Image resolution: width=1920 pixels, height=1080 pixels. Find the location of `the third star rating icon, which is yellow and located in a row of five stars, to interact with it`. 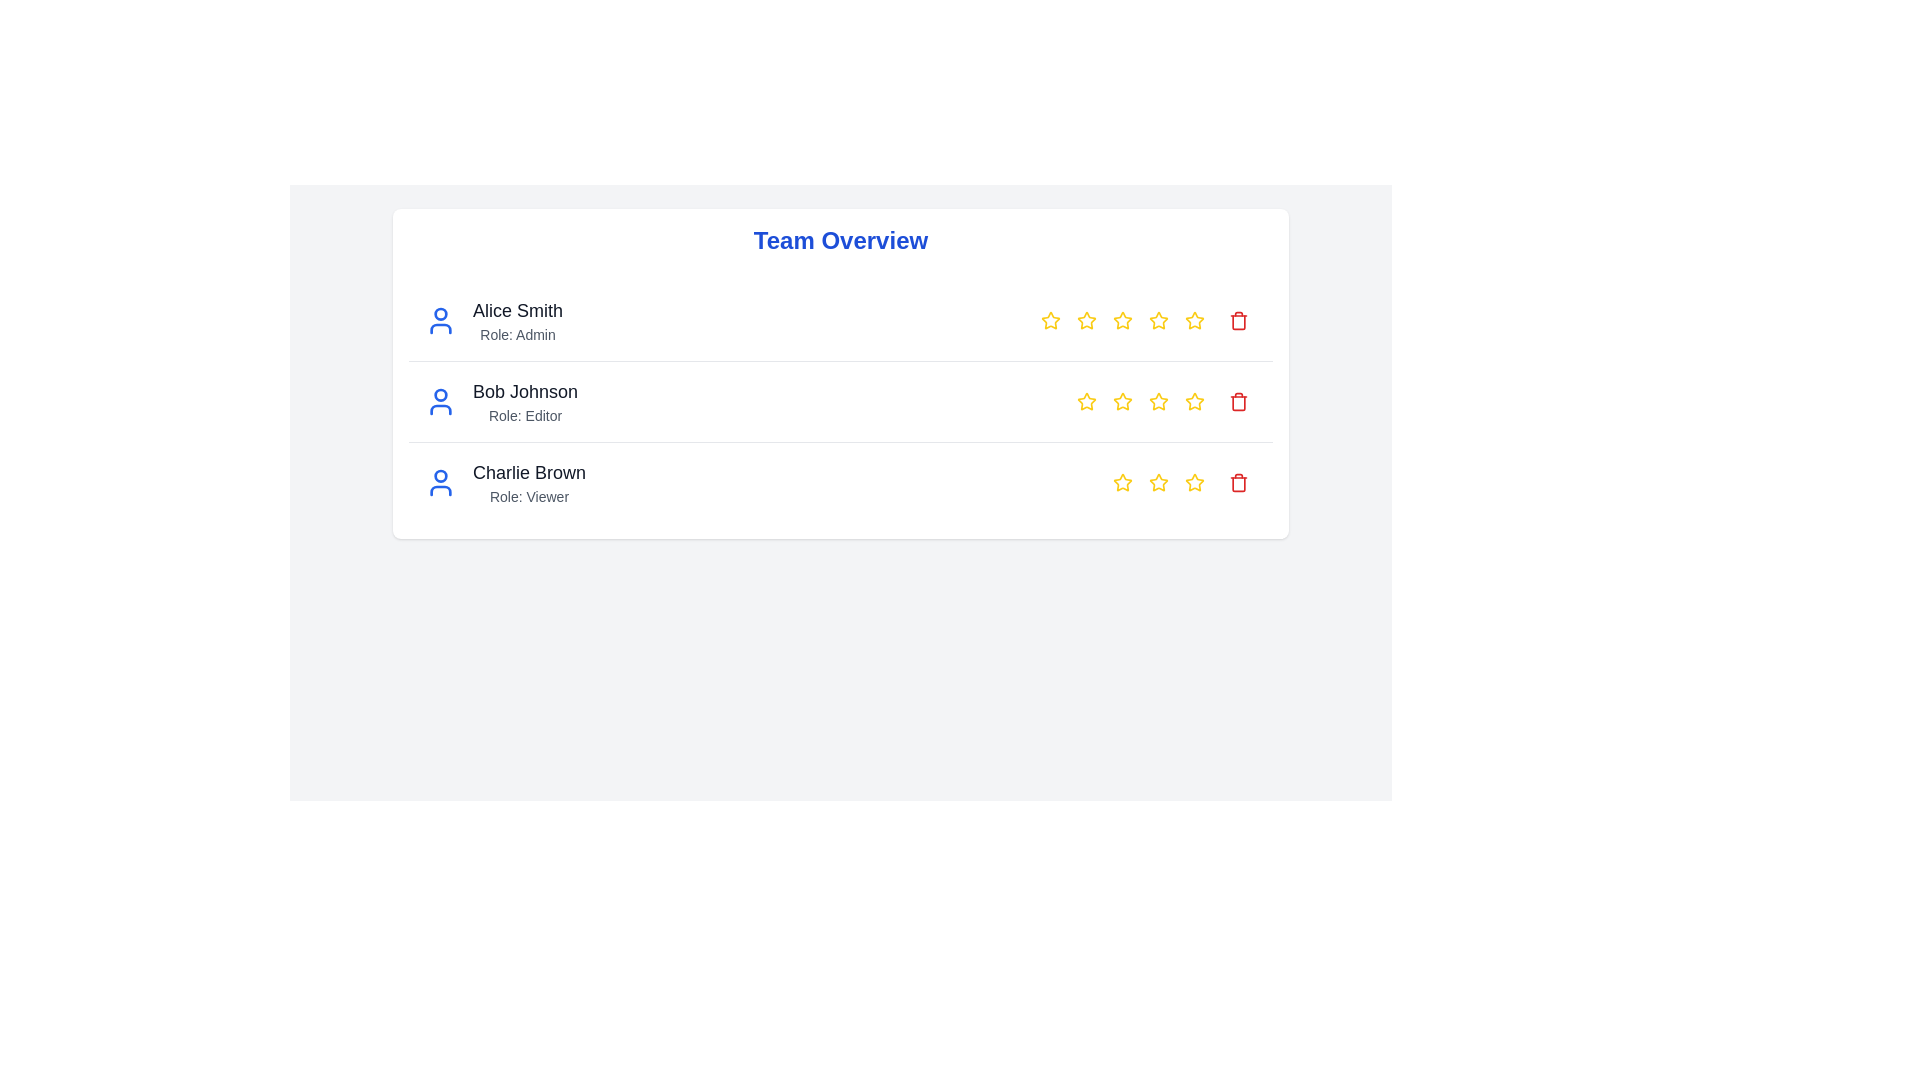

the third star rating icon, which is yellow and located in a row of five stars, to interact with it is located at coordinates (1185, 482).